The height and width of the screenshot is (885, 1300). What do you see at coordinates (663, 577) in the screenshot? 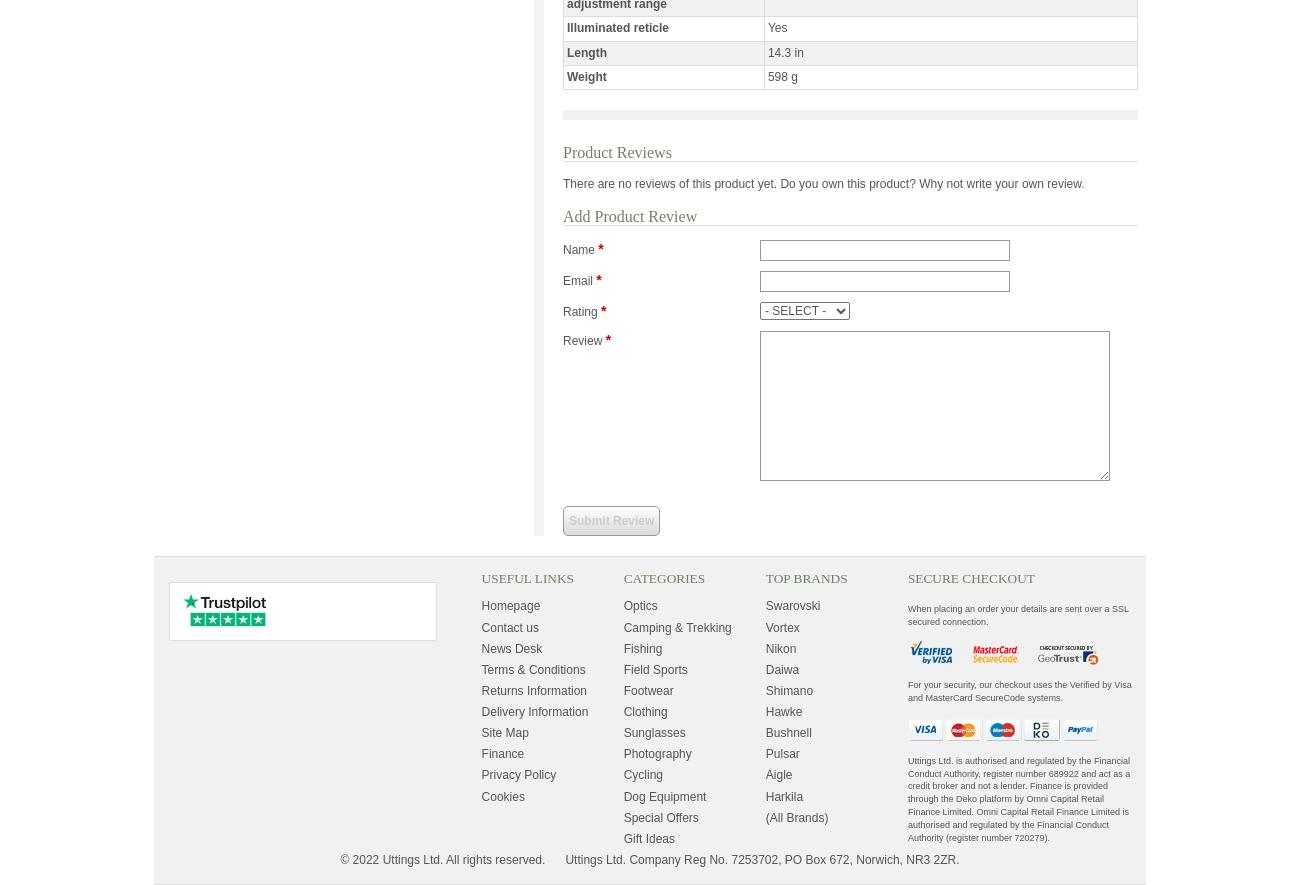
I see `'Categories'` at bounding box center [663, 577].